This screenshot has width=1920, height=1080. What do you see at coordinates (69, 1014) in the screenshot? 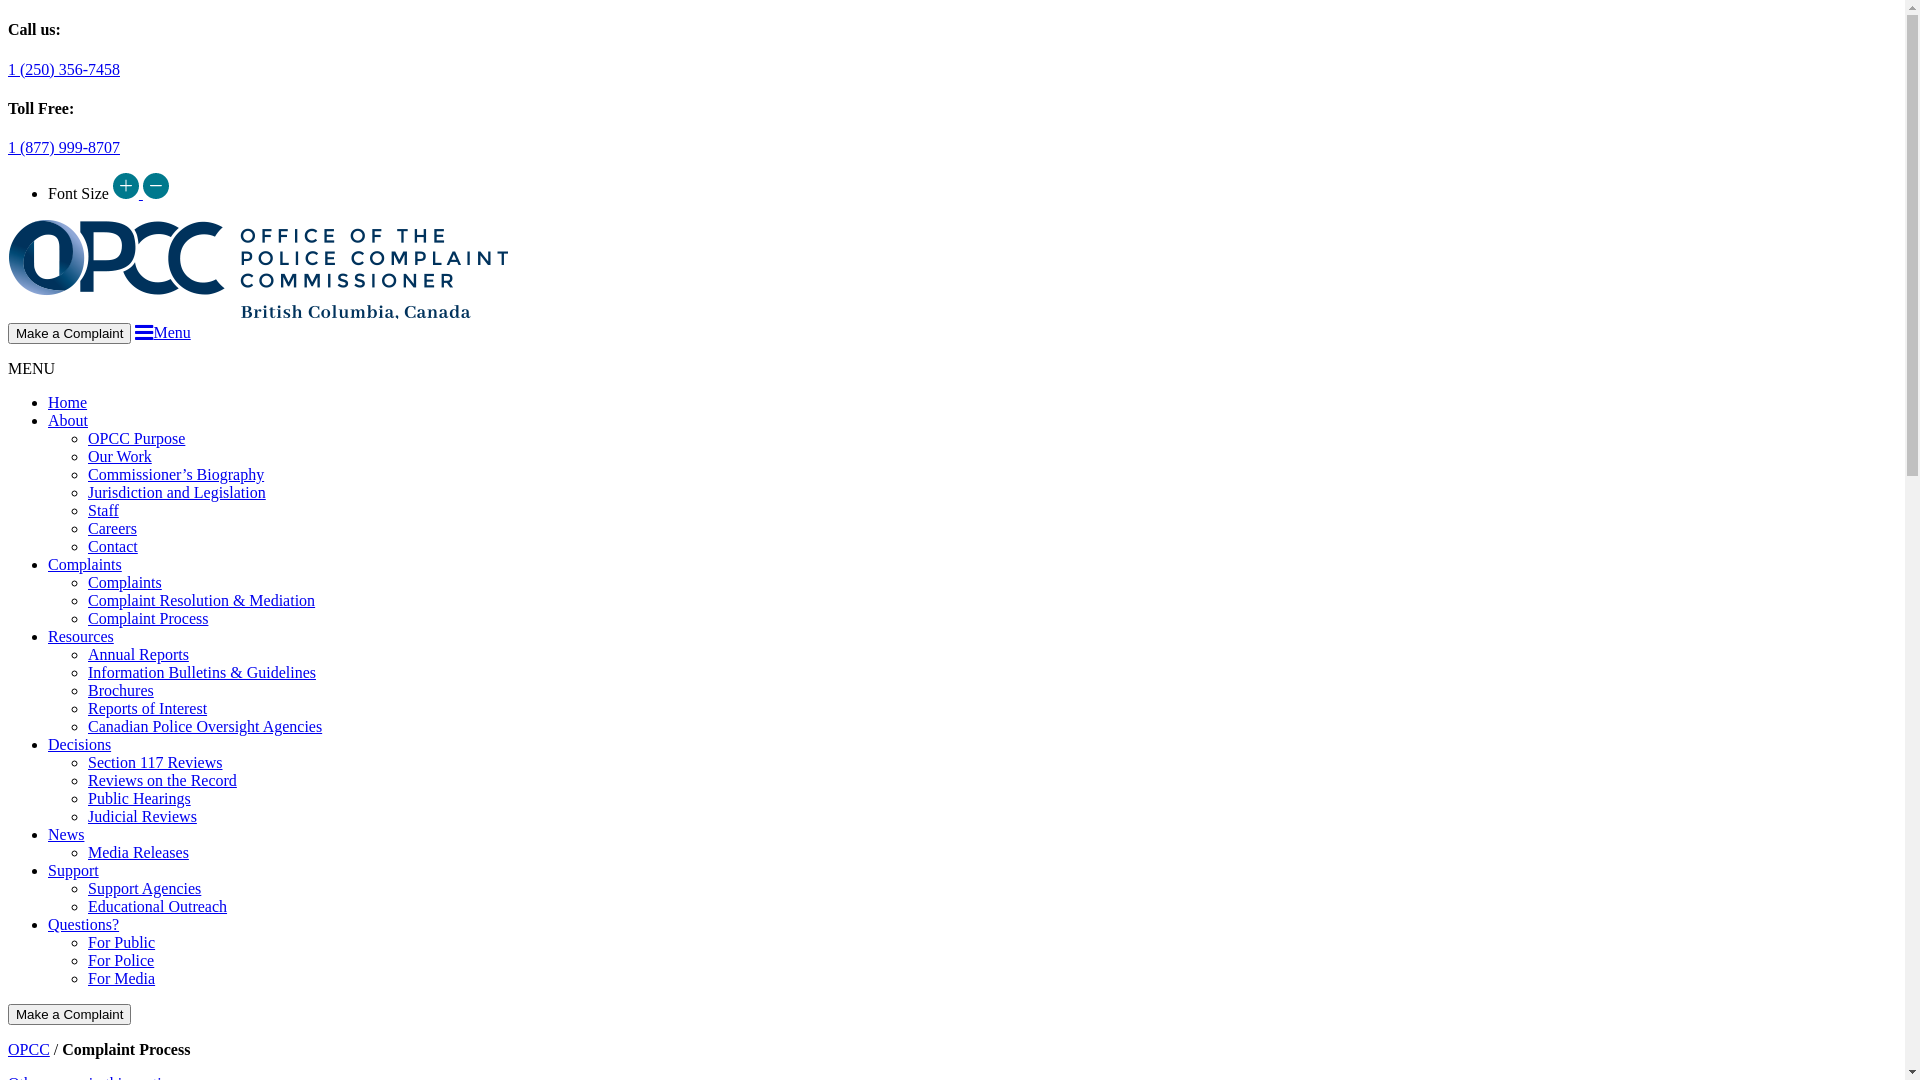
I see `'Make a Complaint'` at bounding box center [69, 1014].